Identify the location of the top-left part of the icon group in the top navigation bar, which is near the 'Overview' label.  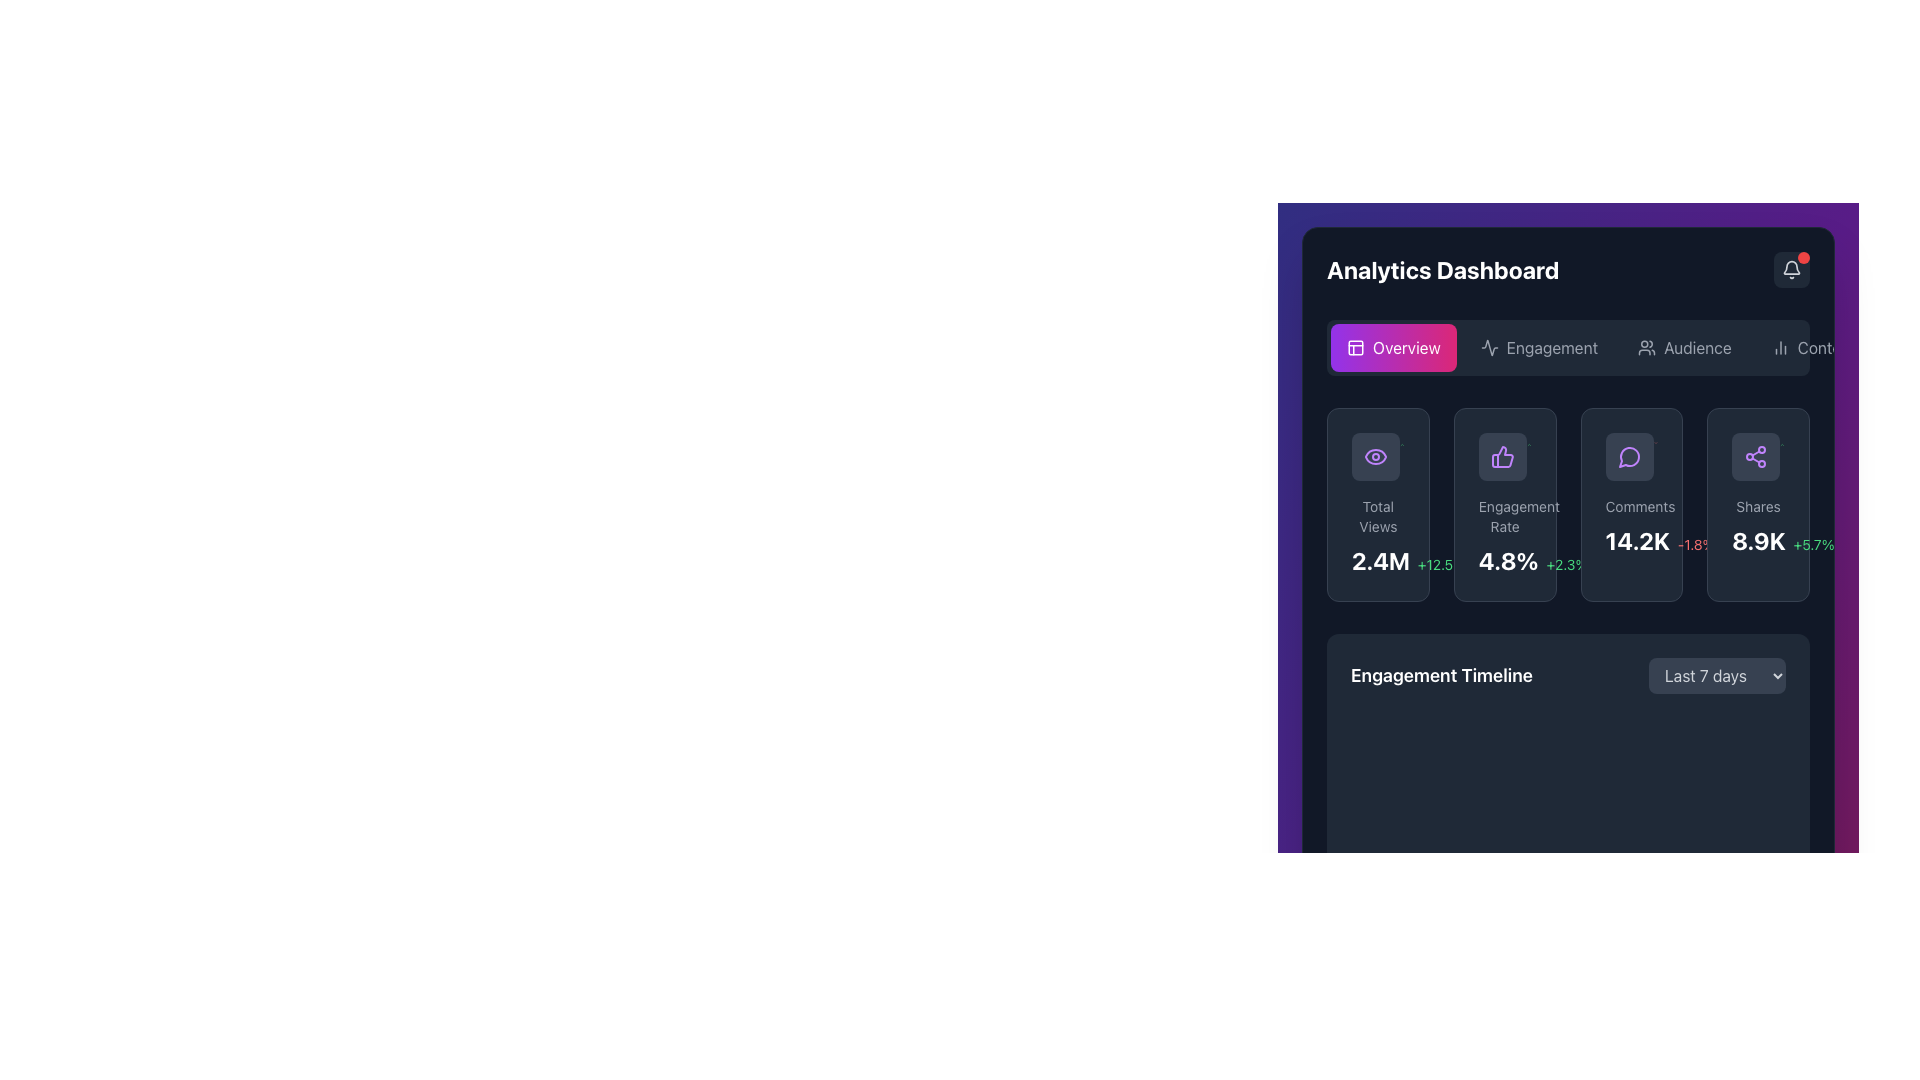
(1356, 346).